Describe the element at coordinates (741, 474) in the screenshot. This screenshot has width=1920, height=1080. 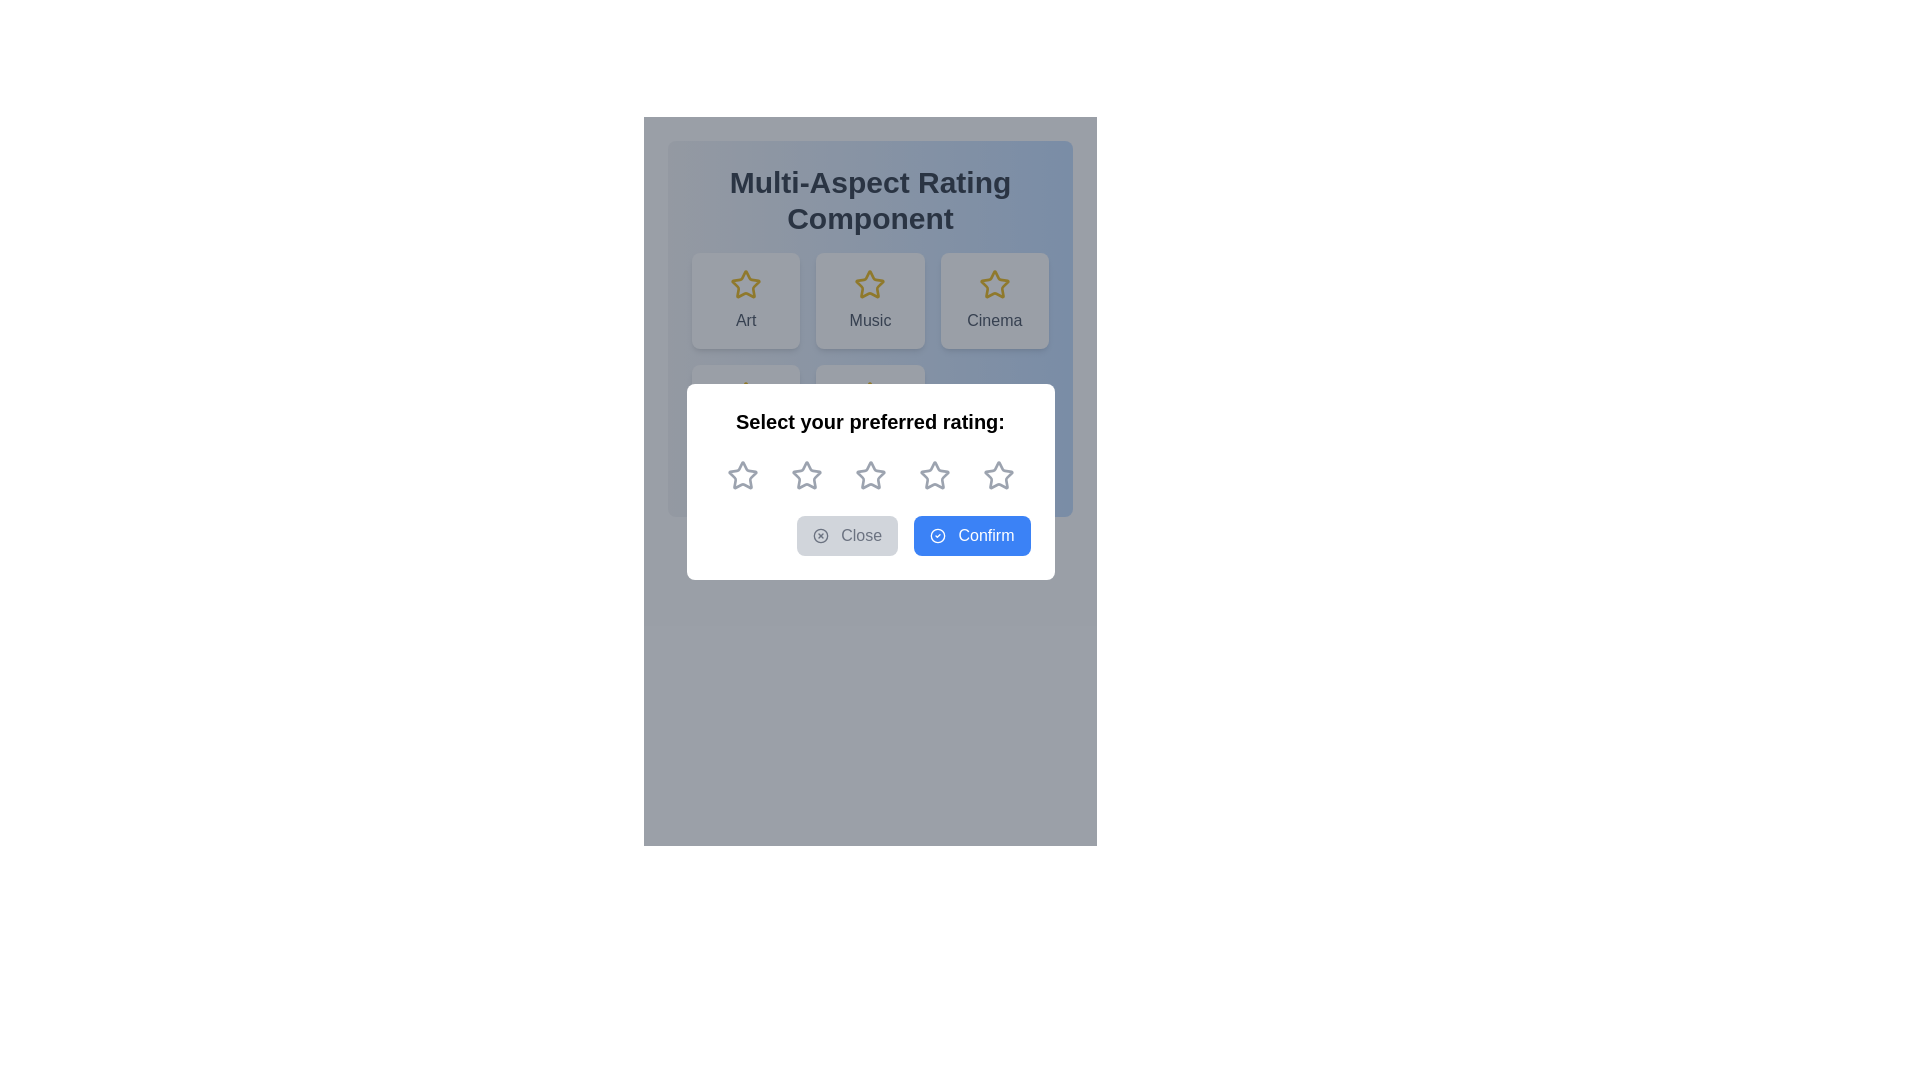
I see `the first star in the horizontal sequence used for rating, located under the heading 'Select your preferred rating:'` at that location.